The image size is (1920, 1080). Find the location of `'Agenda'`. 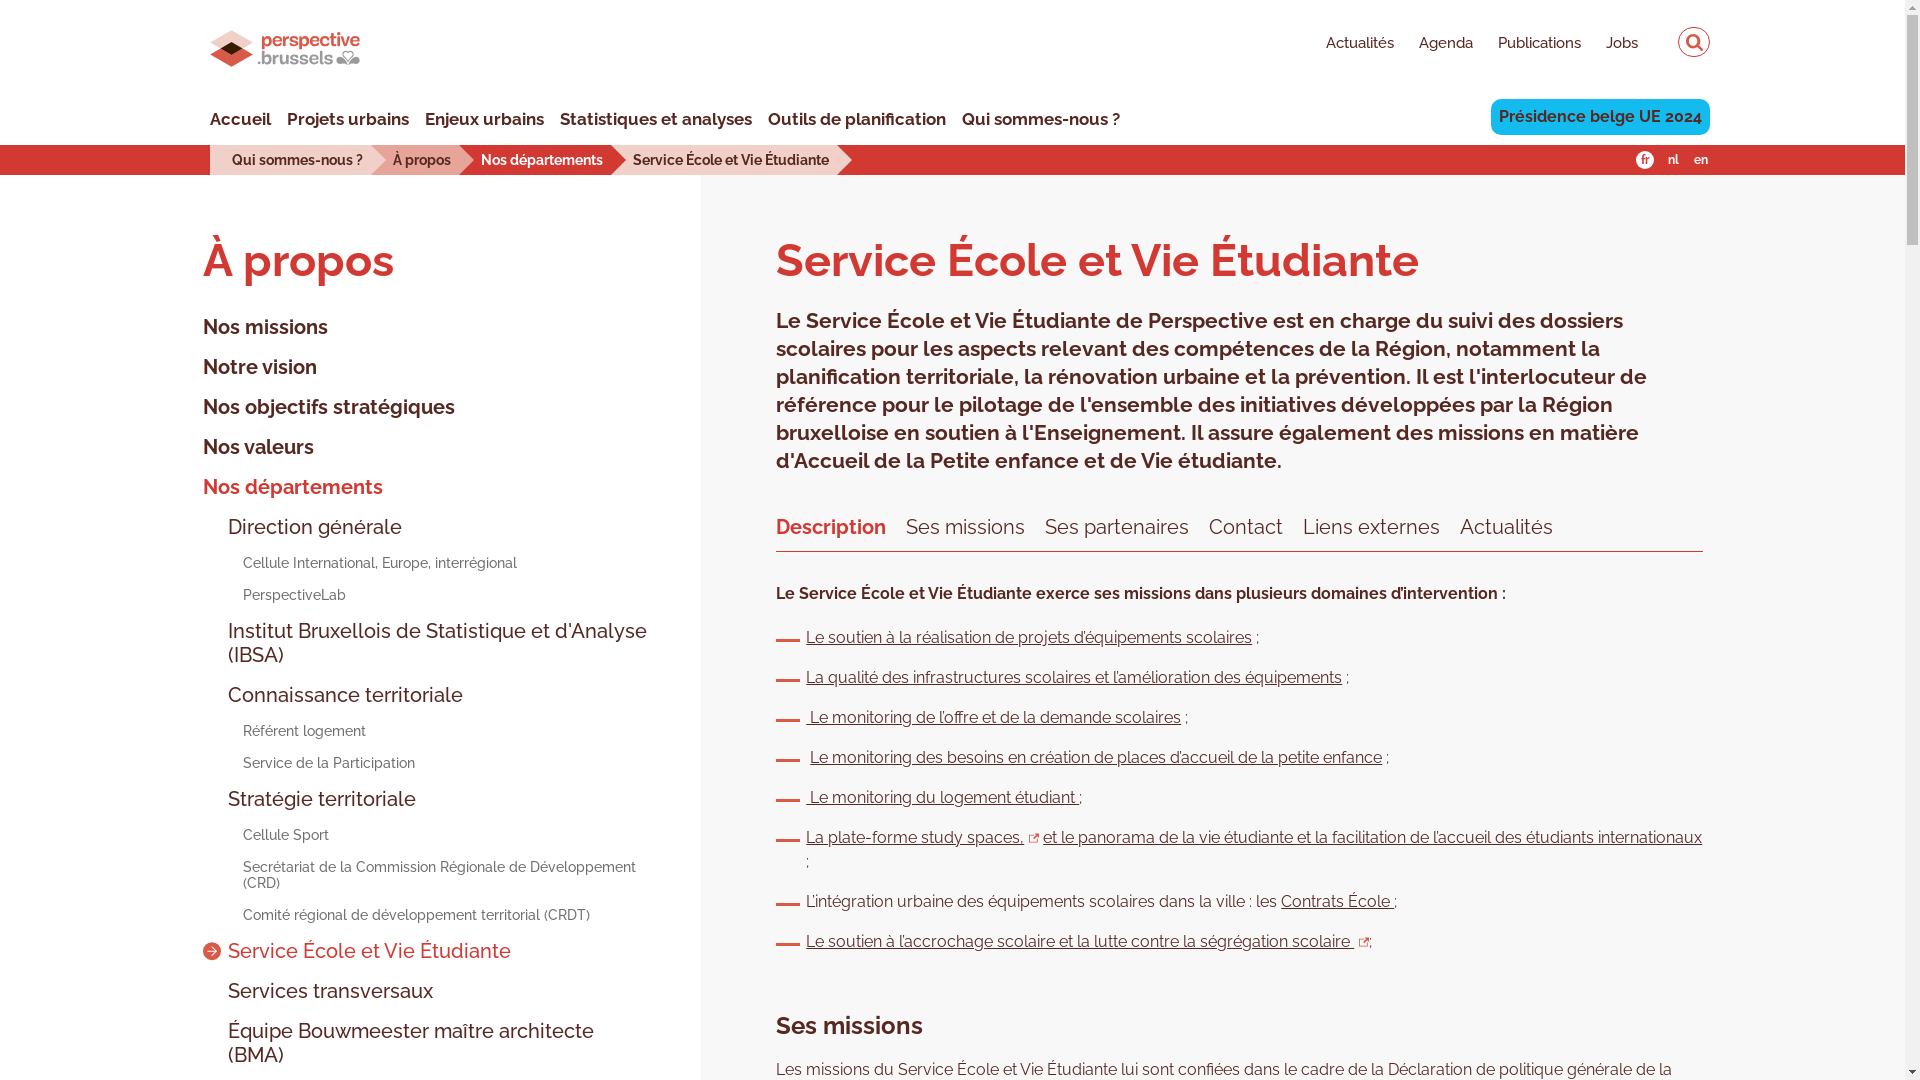

'Agenda' is located at coordinates (1432, 45).